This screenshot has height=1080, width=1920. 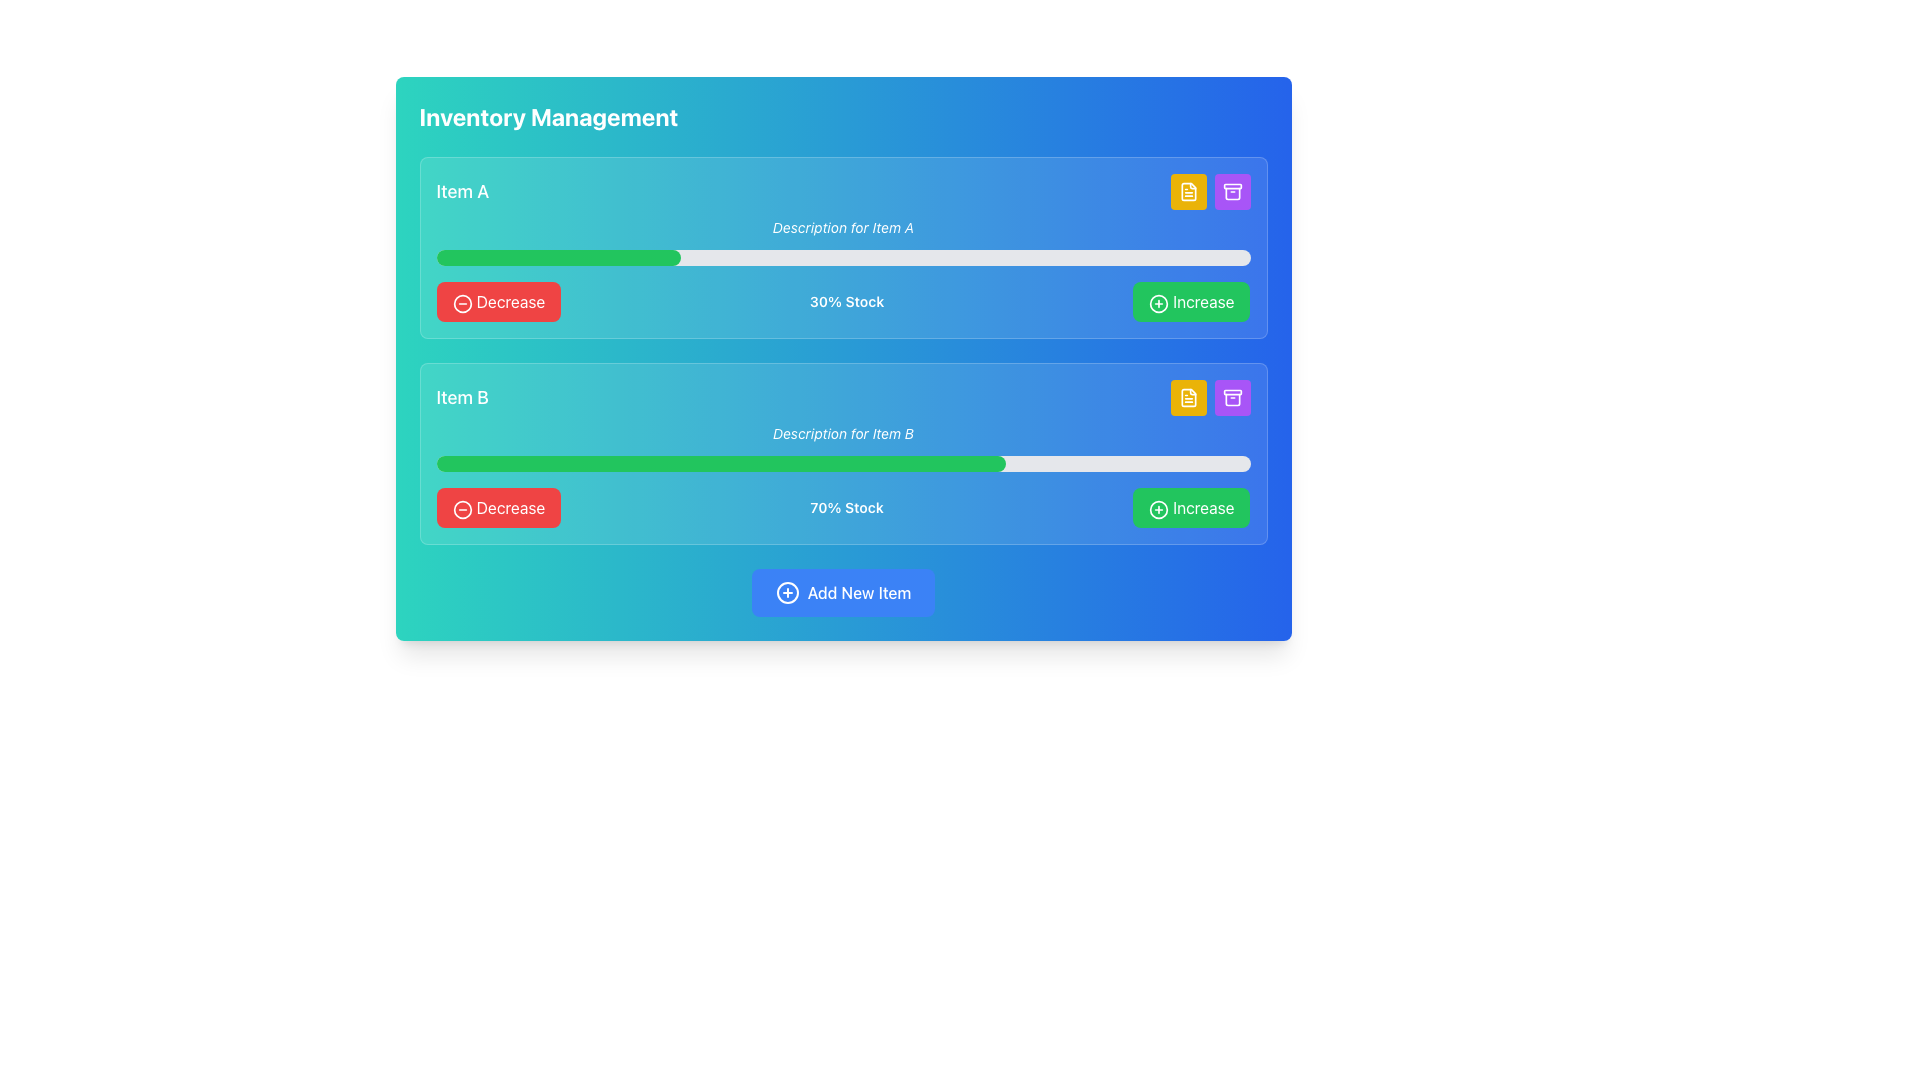 What do you see at coordinates (1188, 192) in the screenshot?
I see `the file or text document icon located in the top-right corner of the card for 'Item A', which is adjacent to the purple trash can icon and above the green 'Increase' button` at bounding box center [1188, 192].